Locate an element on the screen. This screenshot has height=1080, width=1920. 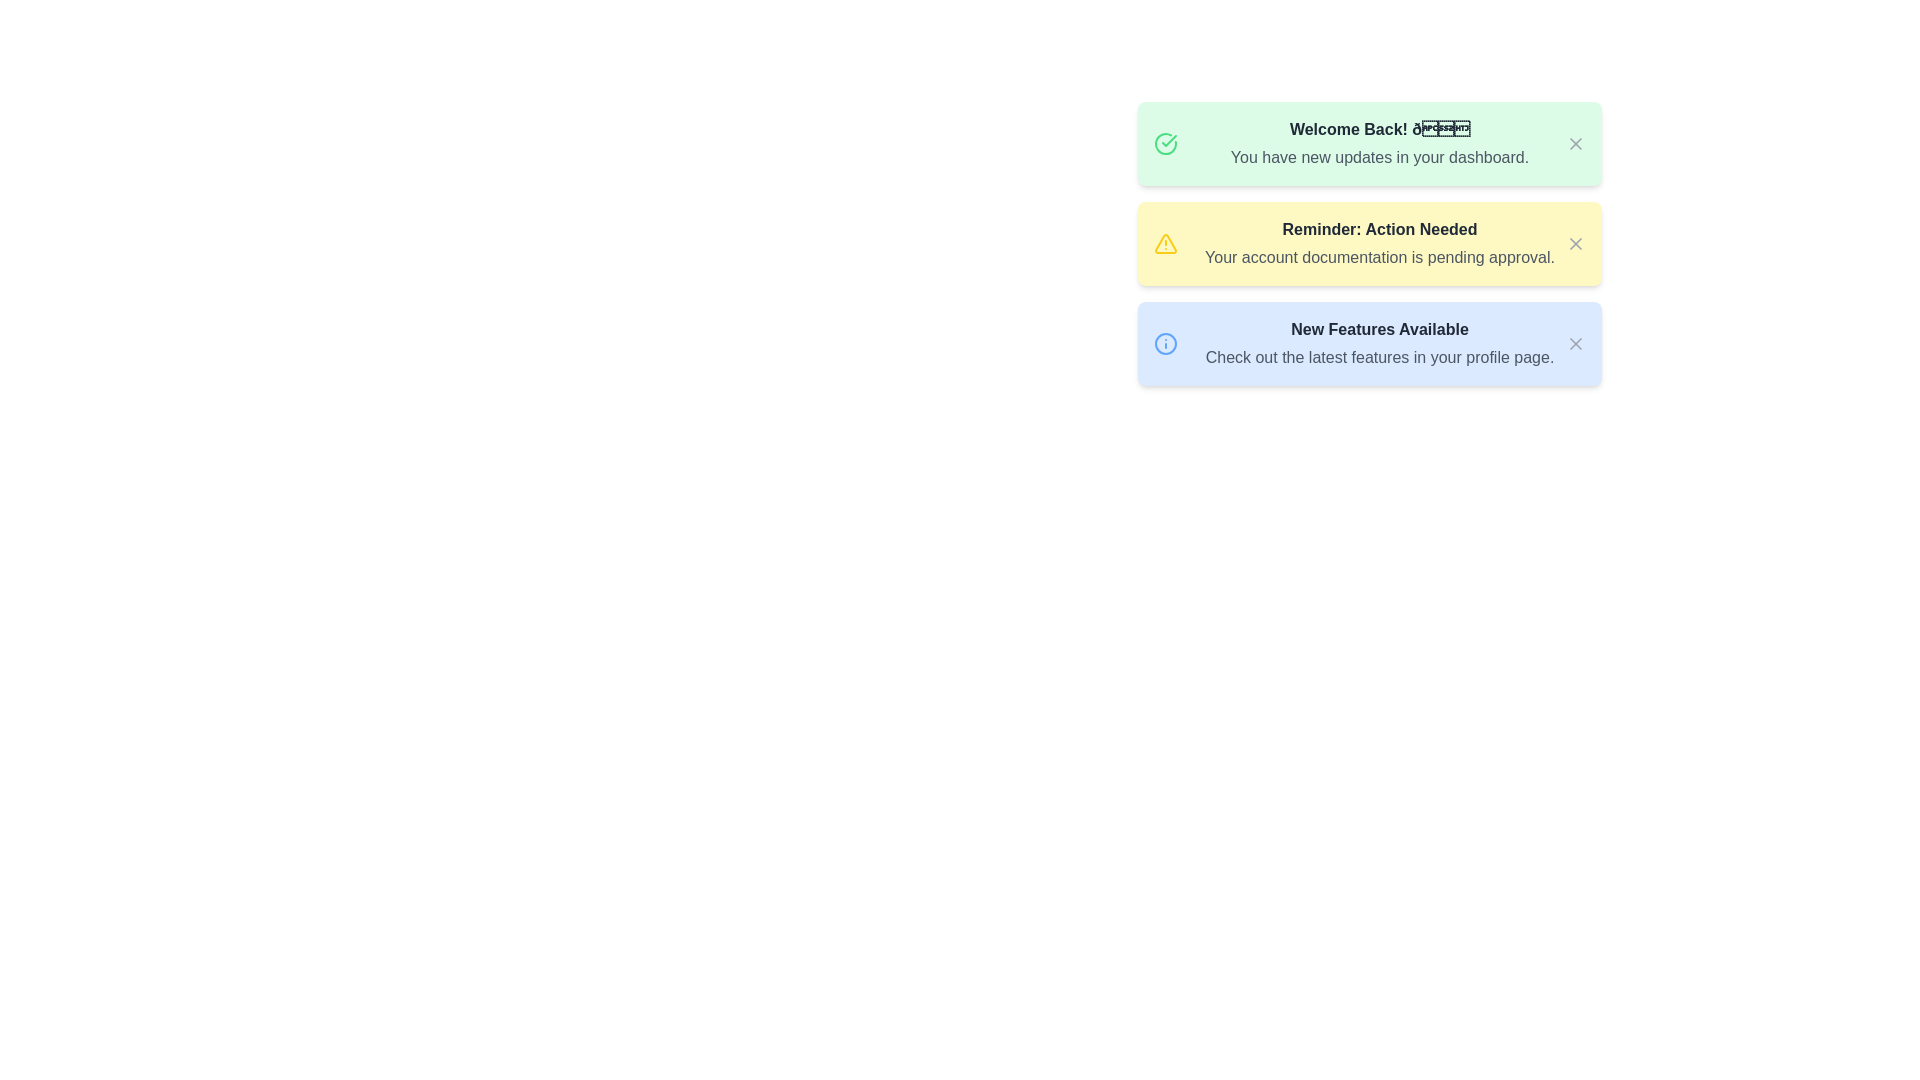
the cautionary icon located beside the title text 'Reminder: Action Needed' in the yellow alert box is located at coordinates (1166, 242).